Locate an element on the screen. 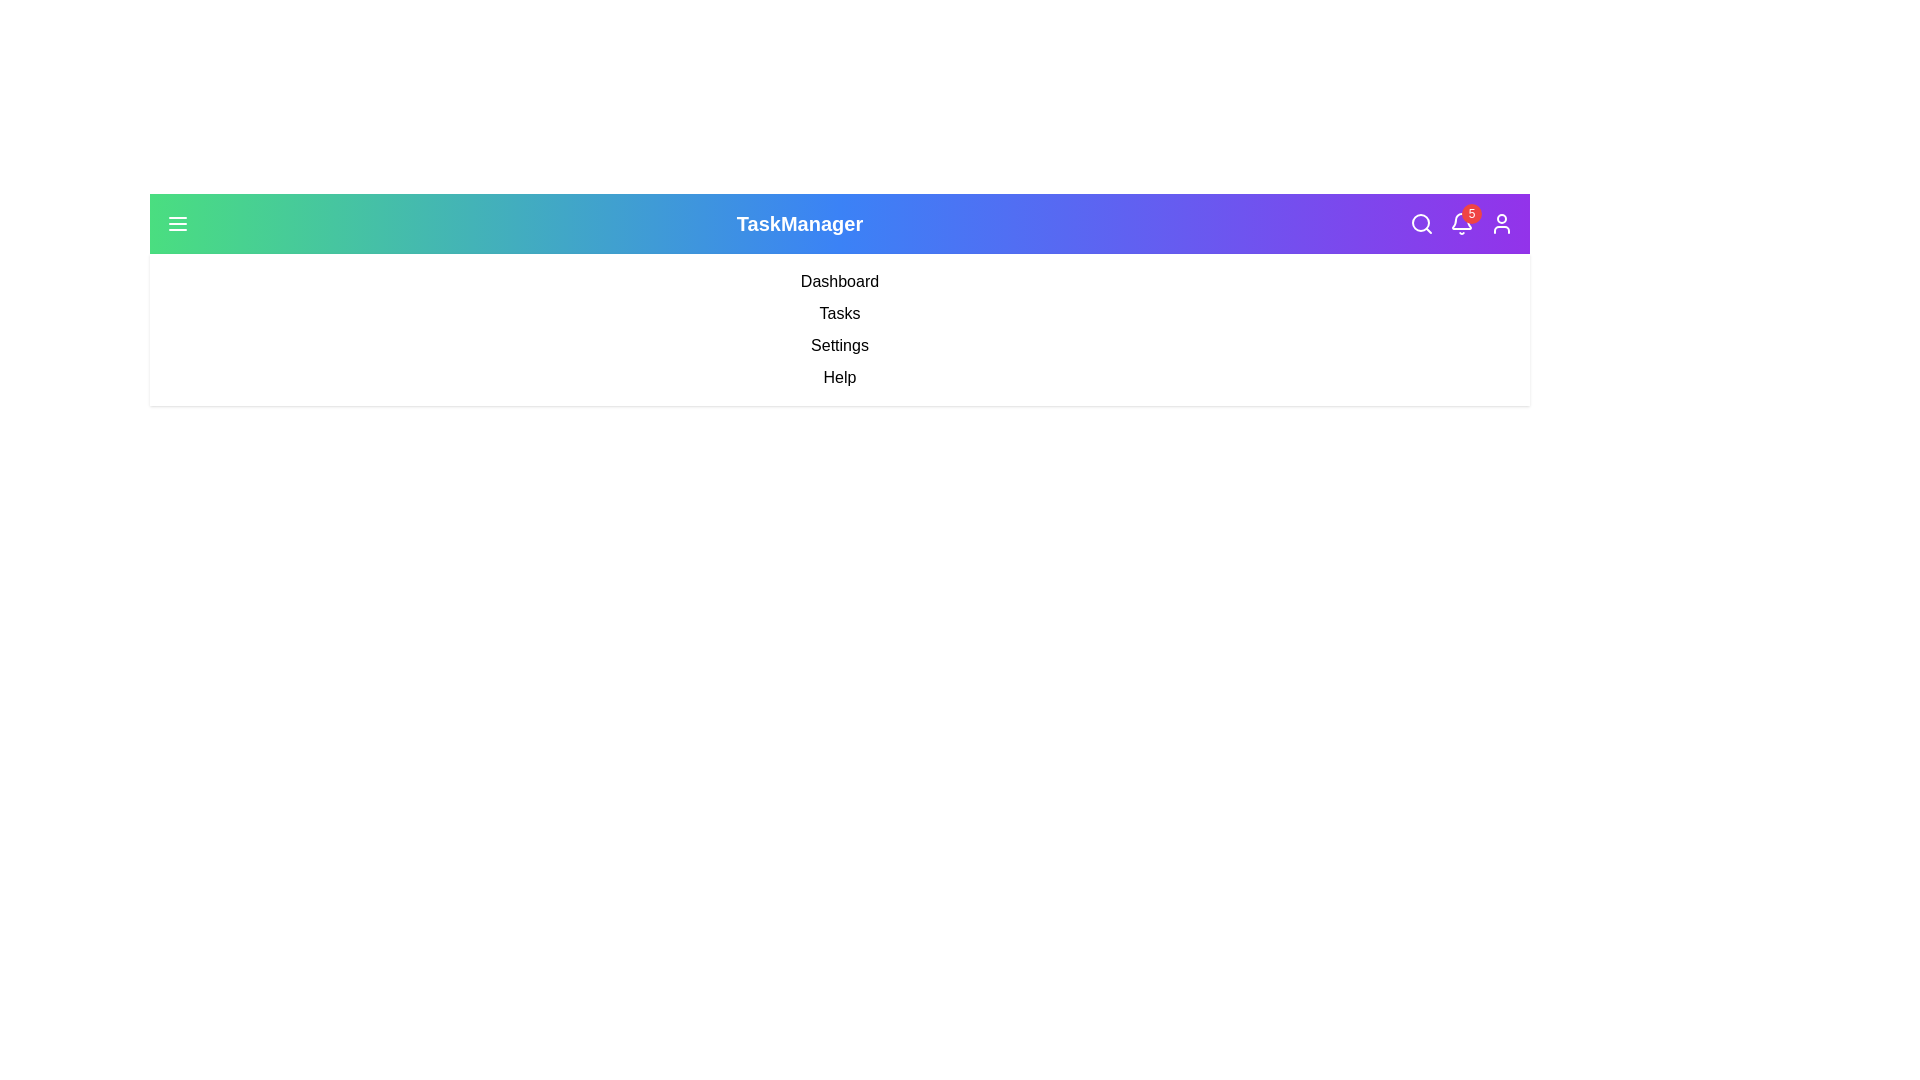 This screenshot has width=1920, height=1080. the user profile icon, which features a circular head and semi-circular torso in white against a vivid purple background, located at the far right of the navigation bar is located at coordinates (1502, 223).